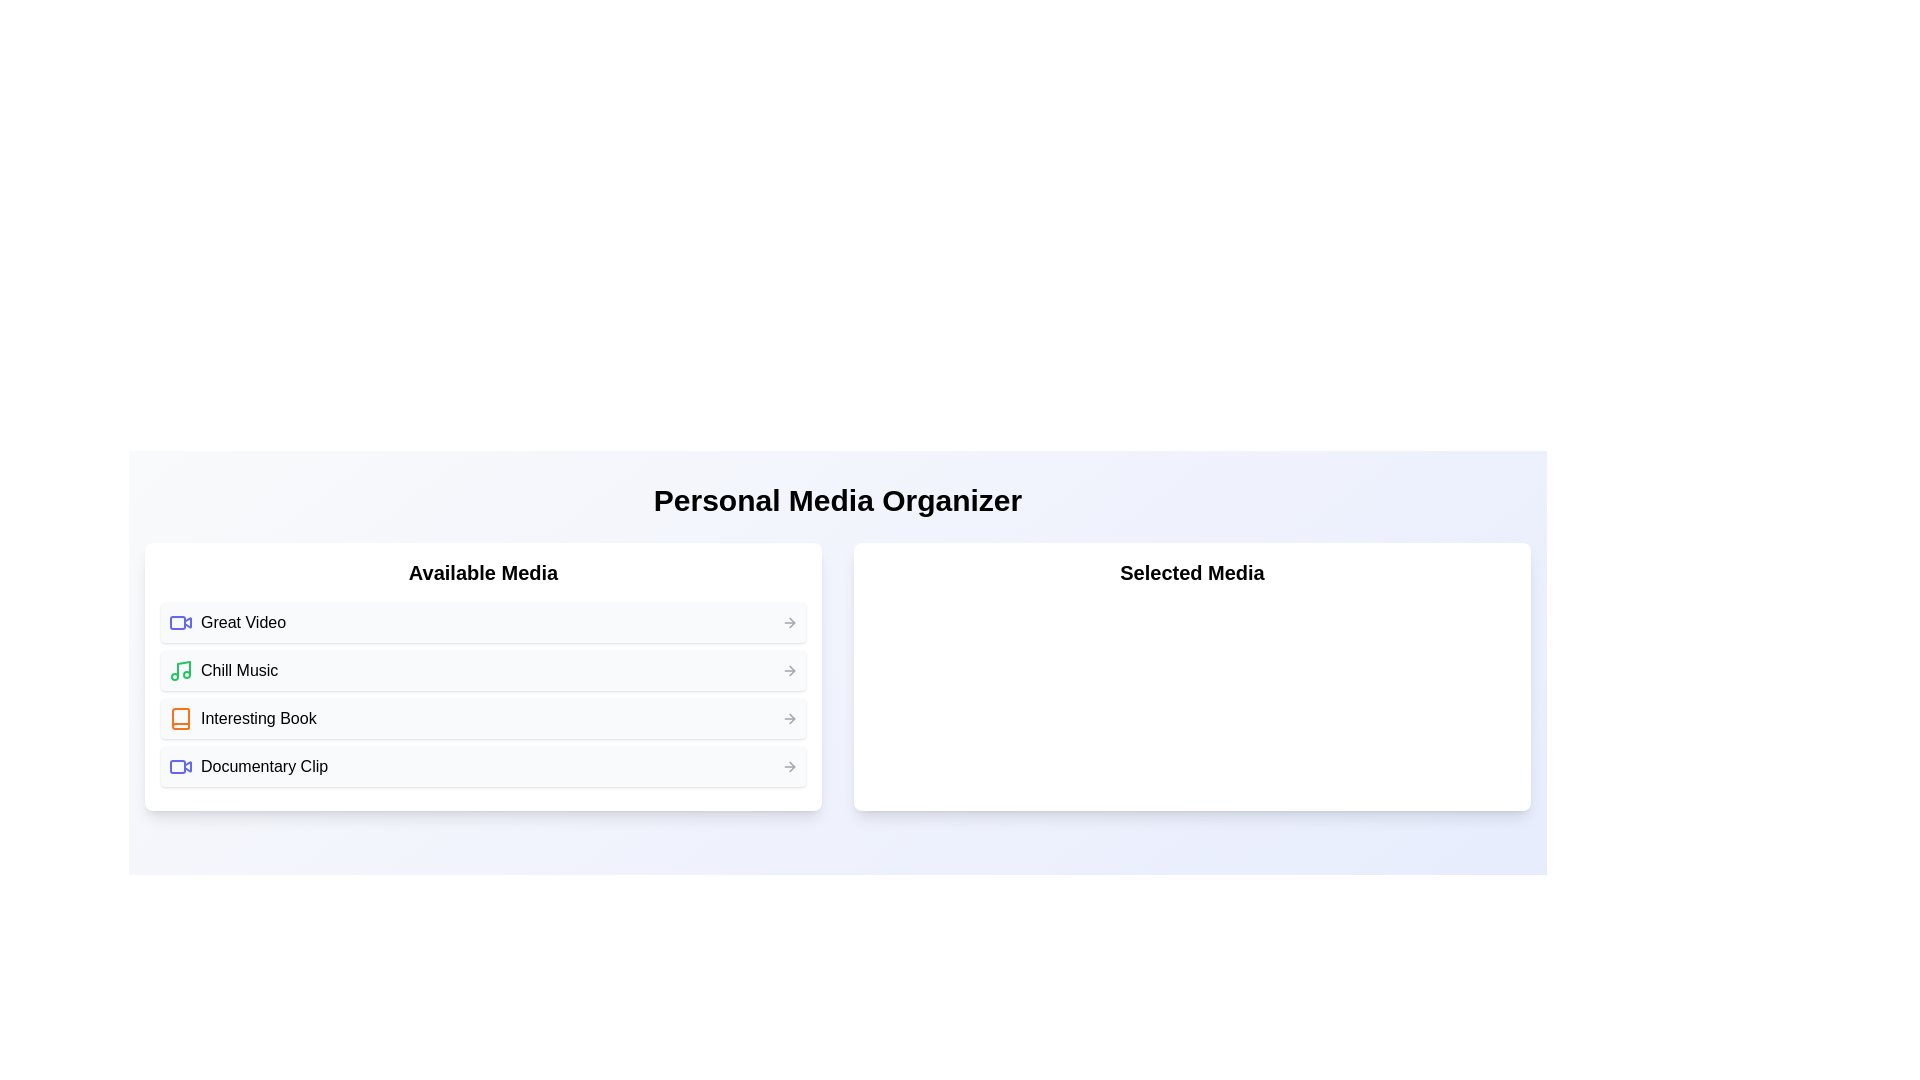 The image size is (1920, 1080). What do you see at coordinates (791, 766) in the screenshot?
I see `the arrow SVG component located at the rightmost position of the last item in the 'Available Media' list, adjacent to the text 'Documentary Clip'` at bounding box center [791, 766].